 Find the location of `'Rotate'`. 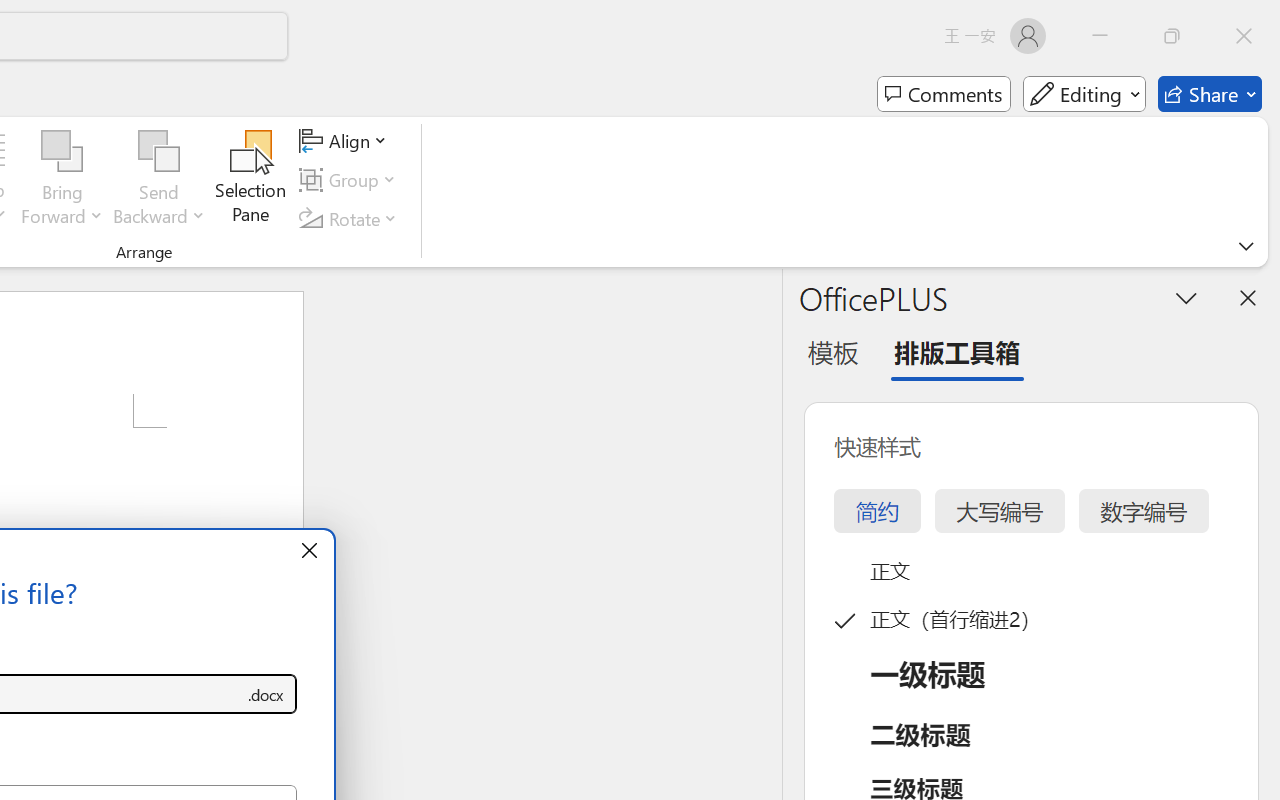

'Rotate' is located at coordinates (351, 218).